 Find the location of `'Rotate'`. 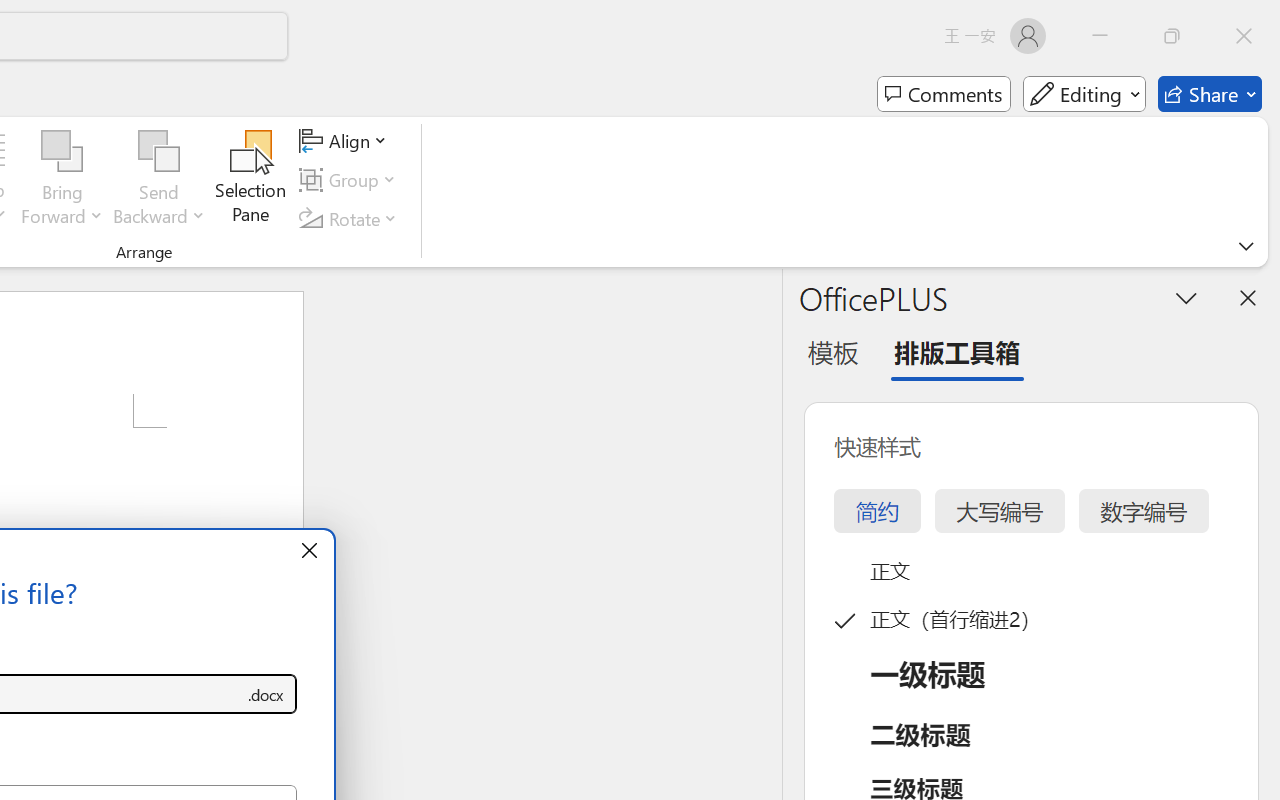

'Rotate' is located at coordinates (351, 218).